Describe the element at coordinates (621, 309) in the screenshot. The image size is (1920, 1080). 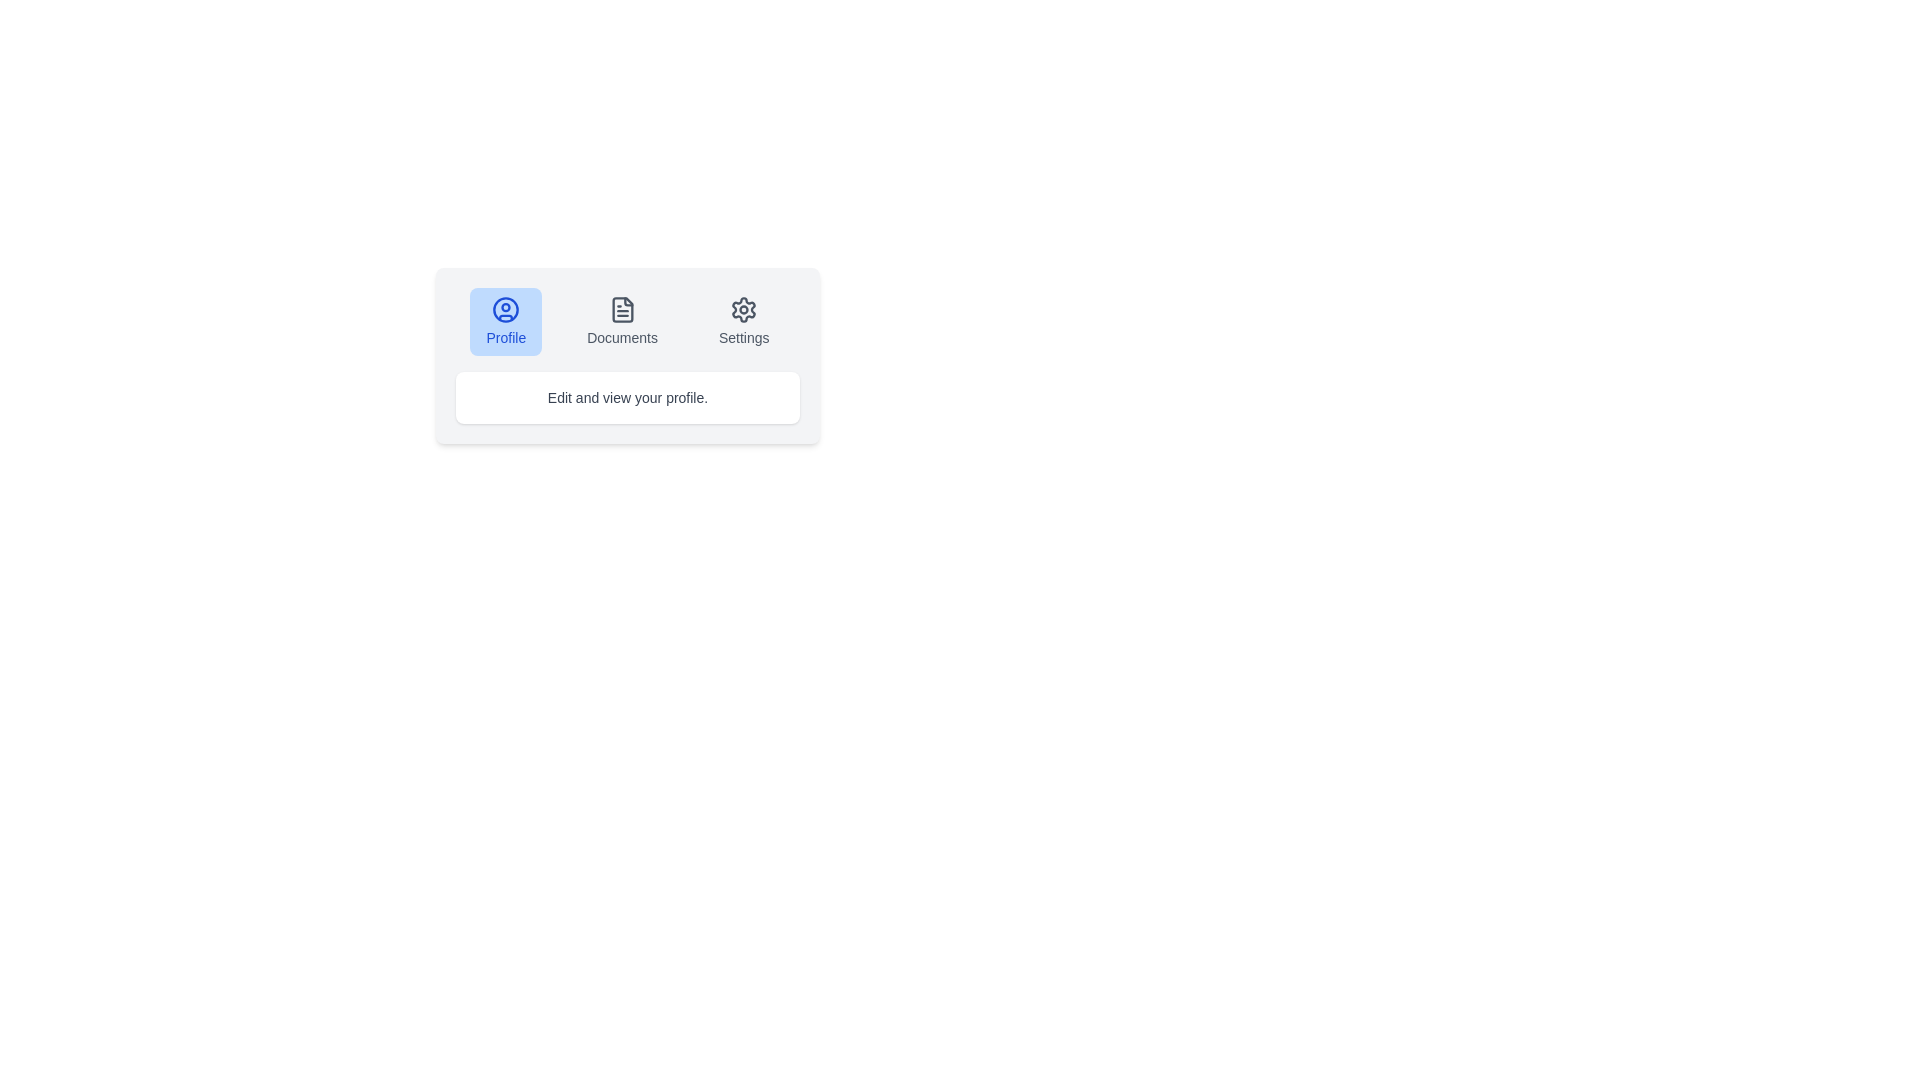
I see `the 'Documents' icon, which is positioned between the 'Profile' icon and the 'Settings' gear icon` at that location.